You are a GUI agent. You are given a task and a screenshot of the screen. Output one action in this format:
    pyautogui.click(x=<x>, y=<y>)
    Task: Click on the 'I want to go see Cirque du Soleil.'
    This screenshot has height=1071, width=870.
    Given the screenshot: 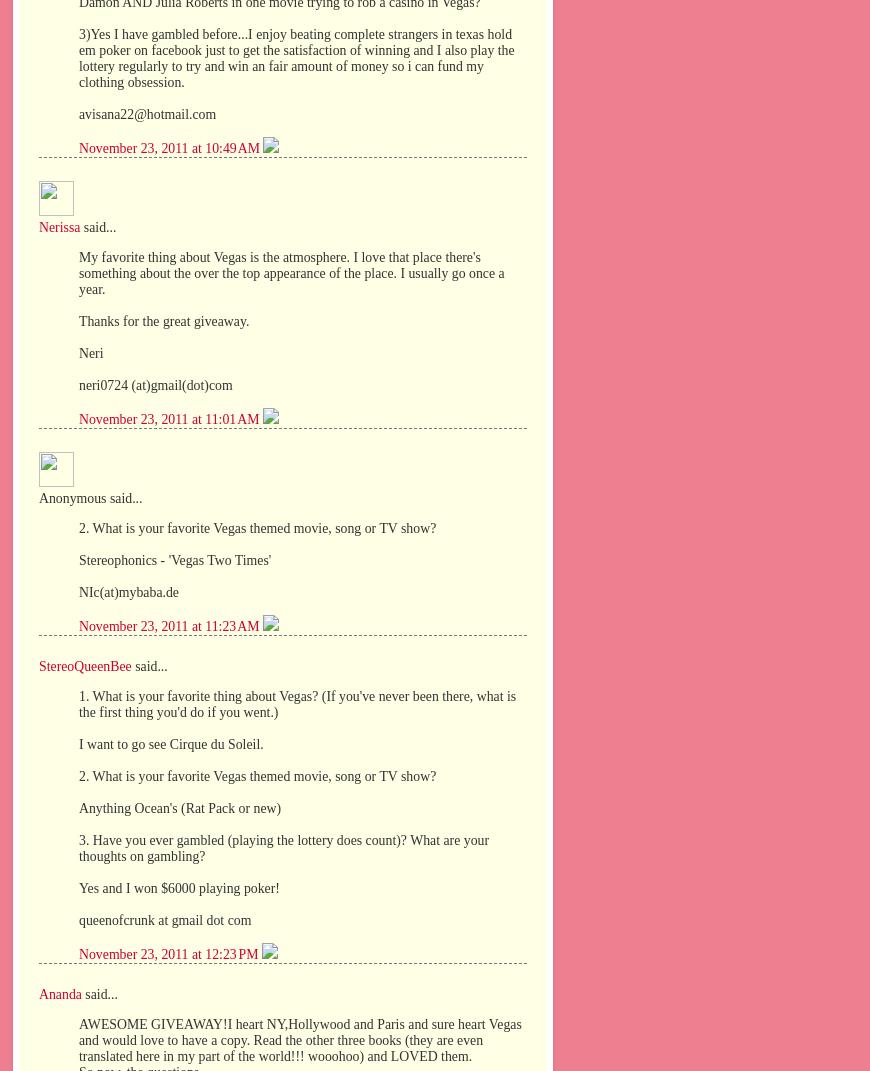 What is the action you would take?
    pyautogui.click(x=77, y=744)
    